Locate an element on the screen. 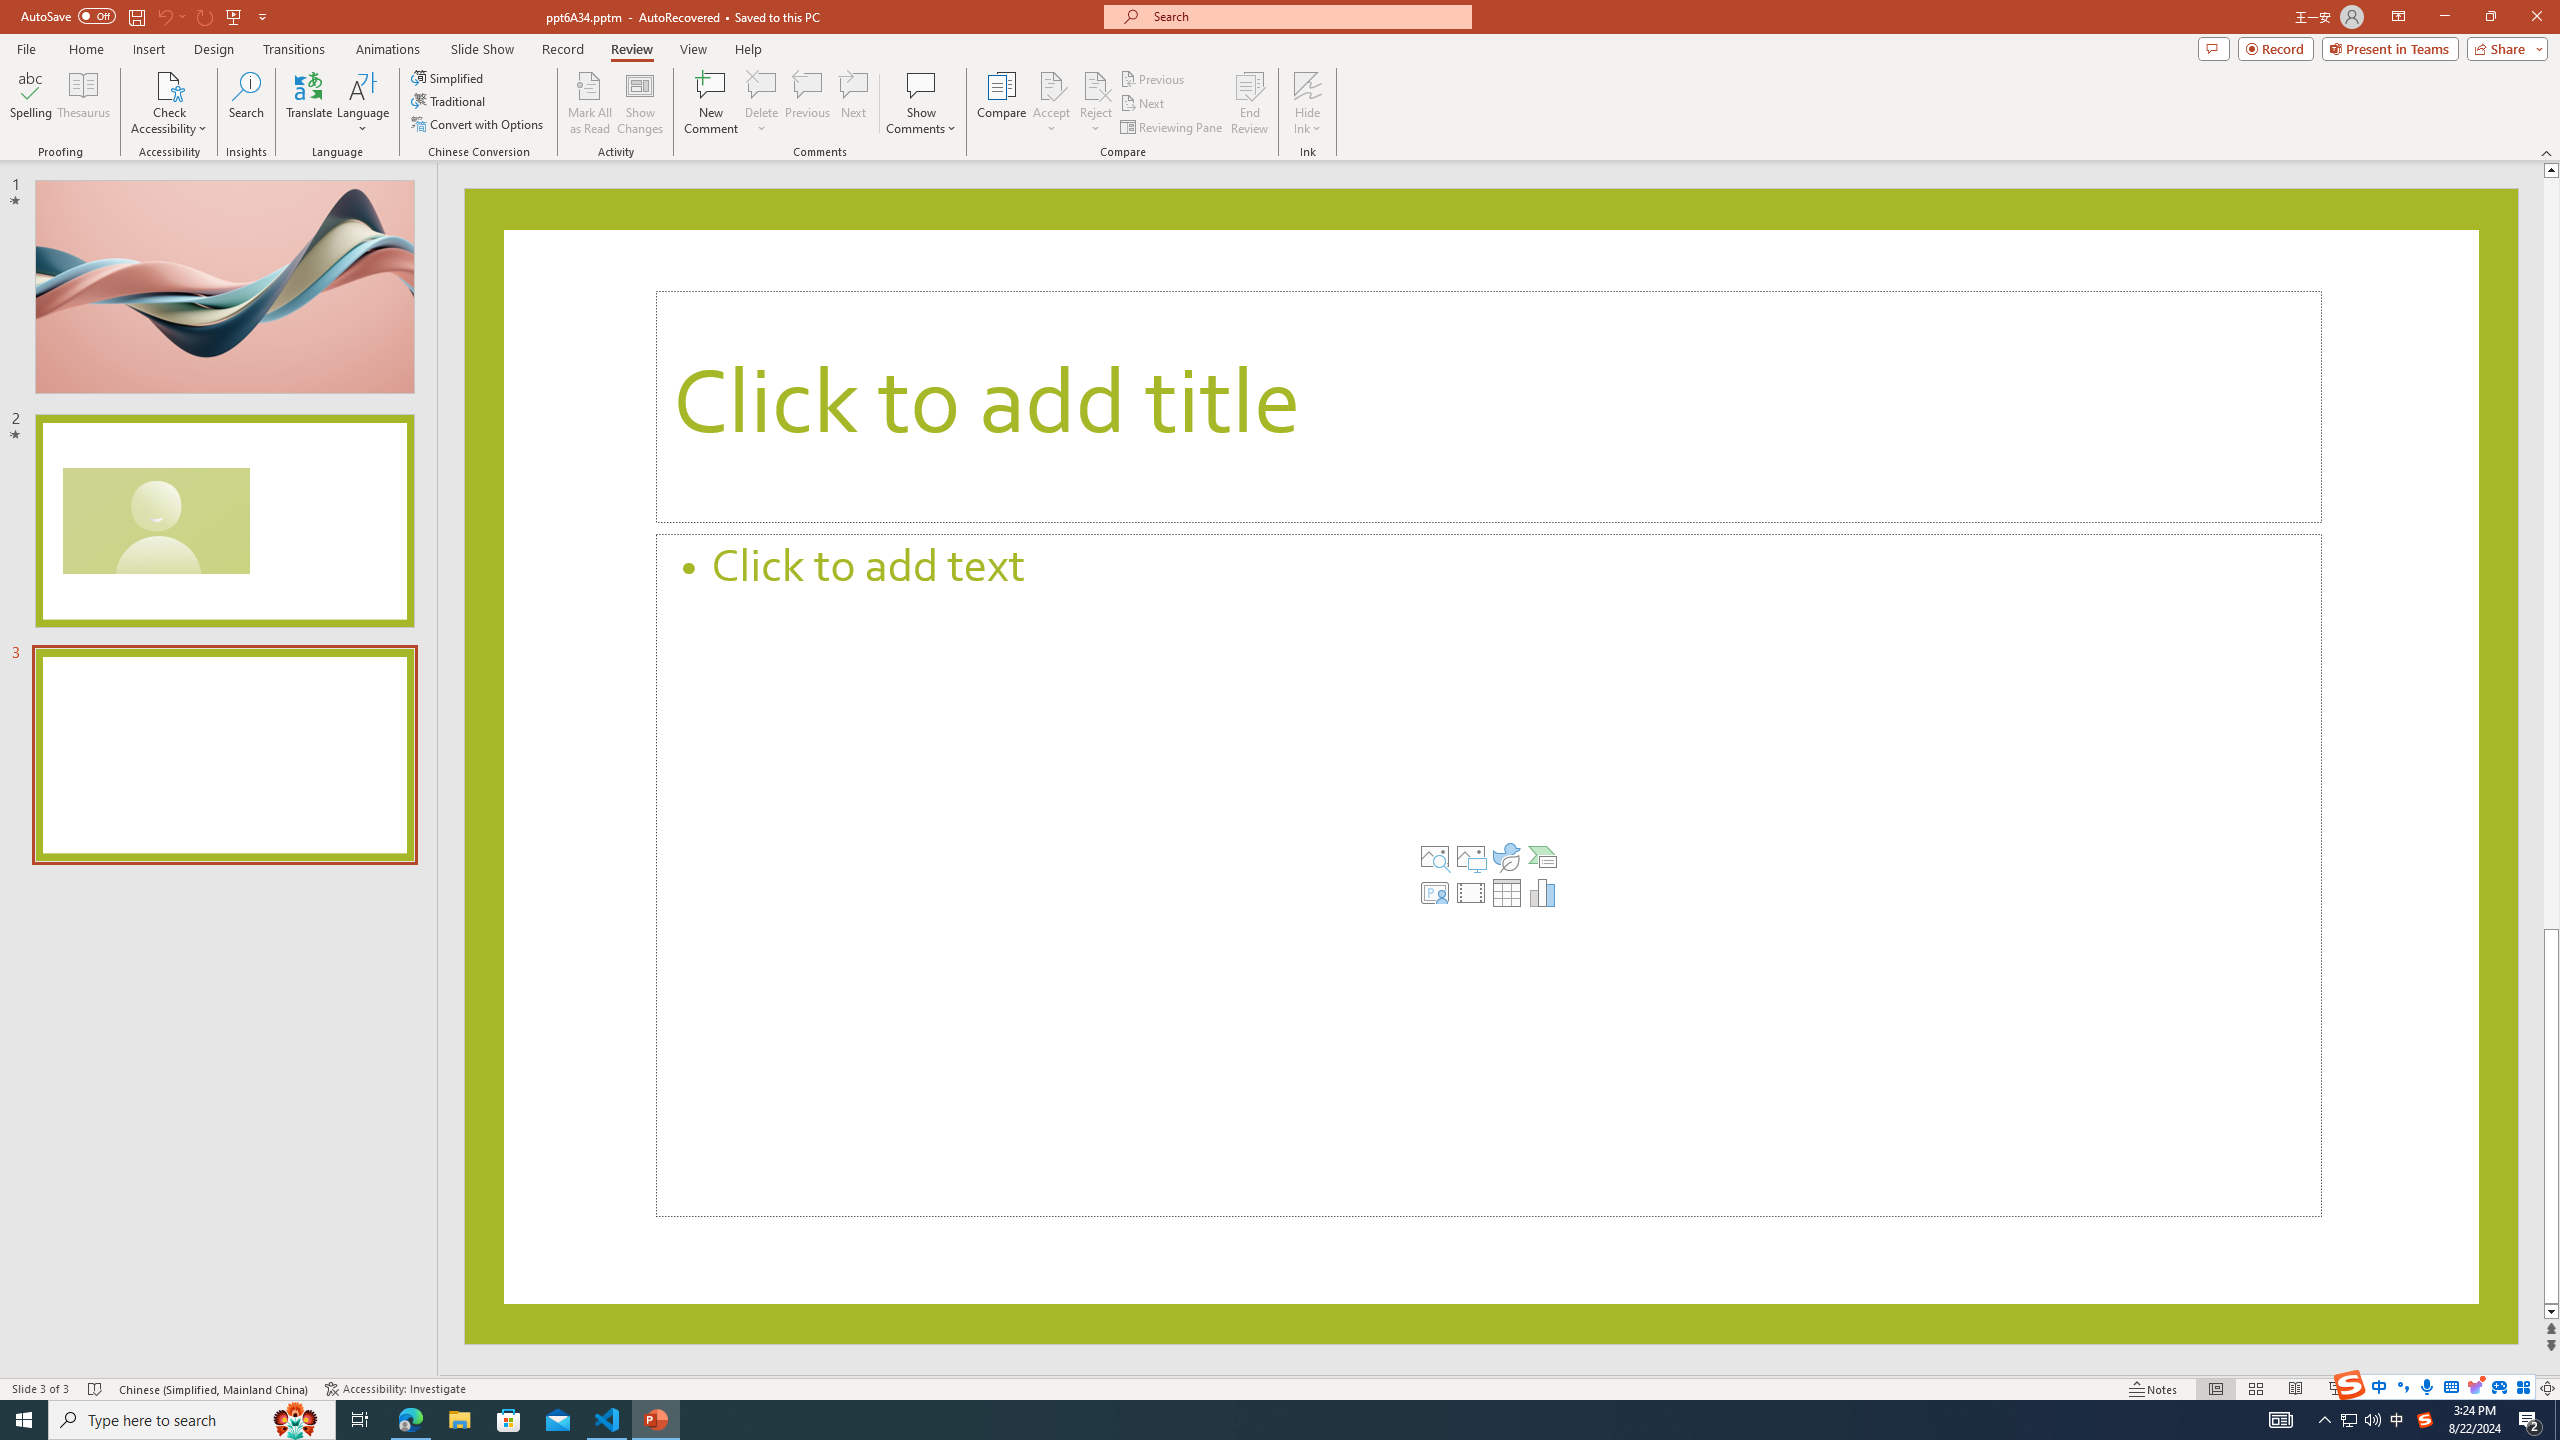 The width and height of the screenshot is (2560, 1440). 'Delete' is located at coordinates (761, 103).